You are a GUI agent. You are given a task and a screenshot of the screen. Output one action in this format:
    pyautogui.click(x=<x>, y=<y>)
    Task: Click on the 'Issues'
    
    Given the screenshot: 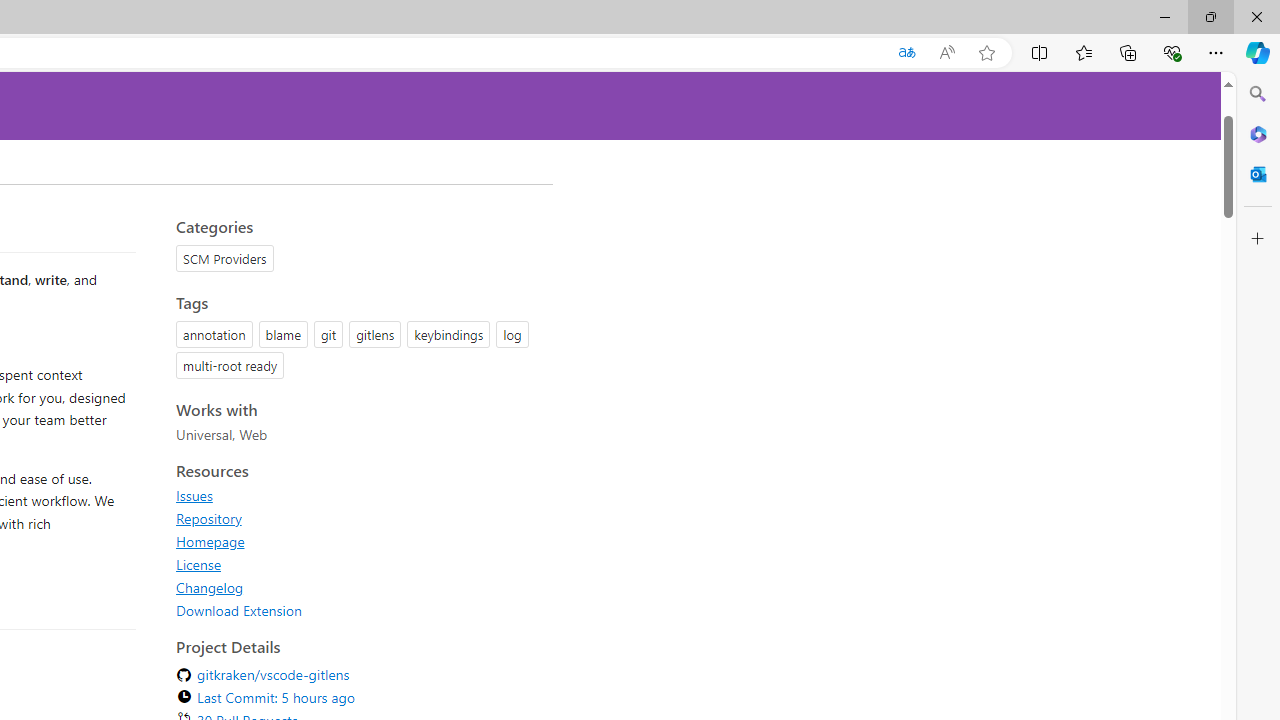 What is the action you would take?
    pyautogui.click(x=194, y=495)
    